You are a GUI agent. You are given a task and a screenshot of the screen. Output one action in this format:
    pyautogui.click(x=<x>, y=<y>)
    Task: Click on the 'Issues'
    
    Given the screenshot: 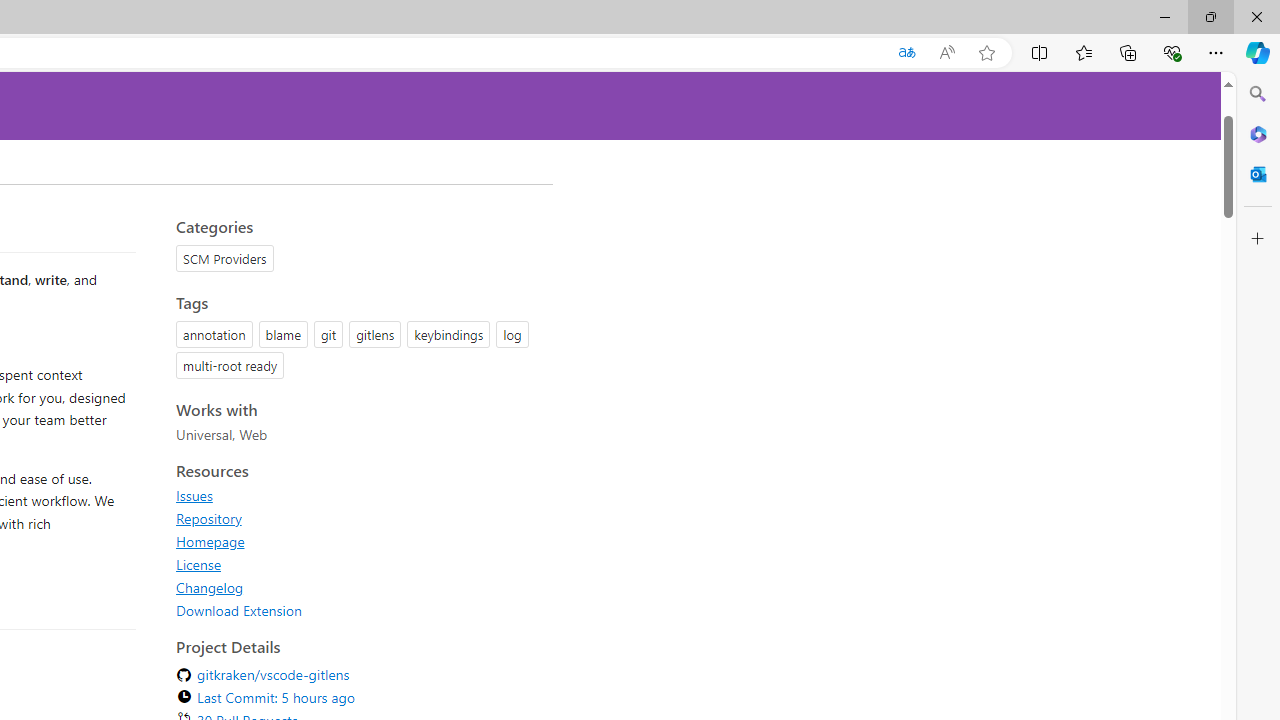 What is the action you would take?
    pyautogui.click(x=194, y=495)
    